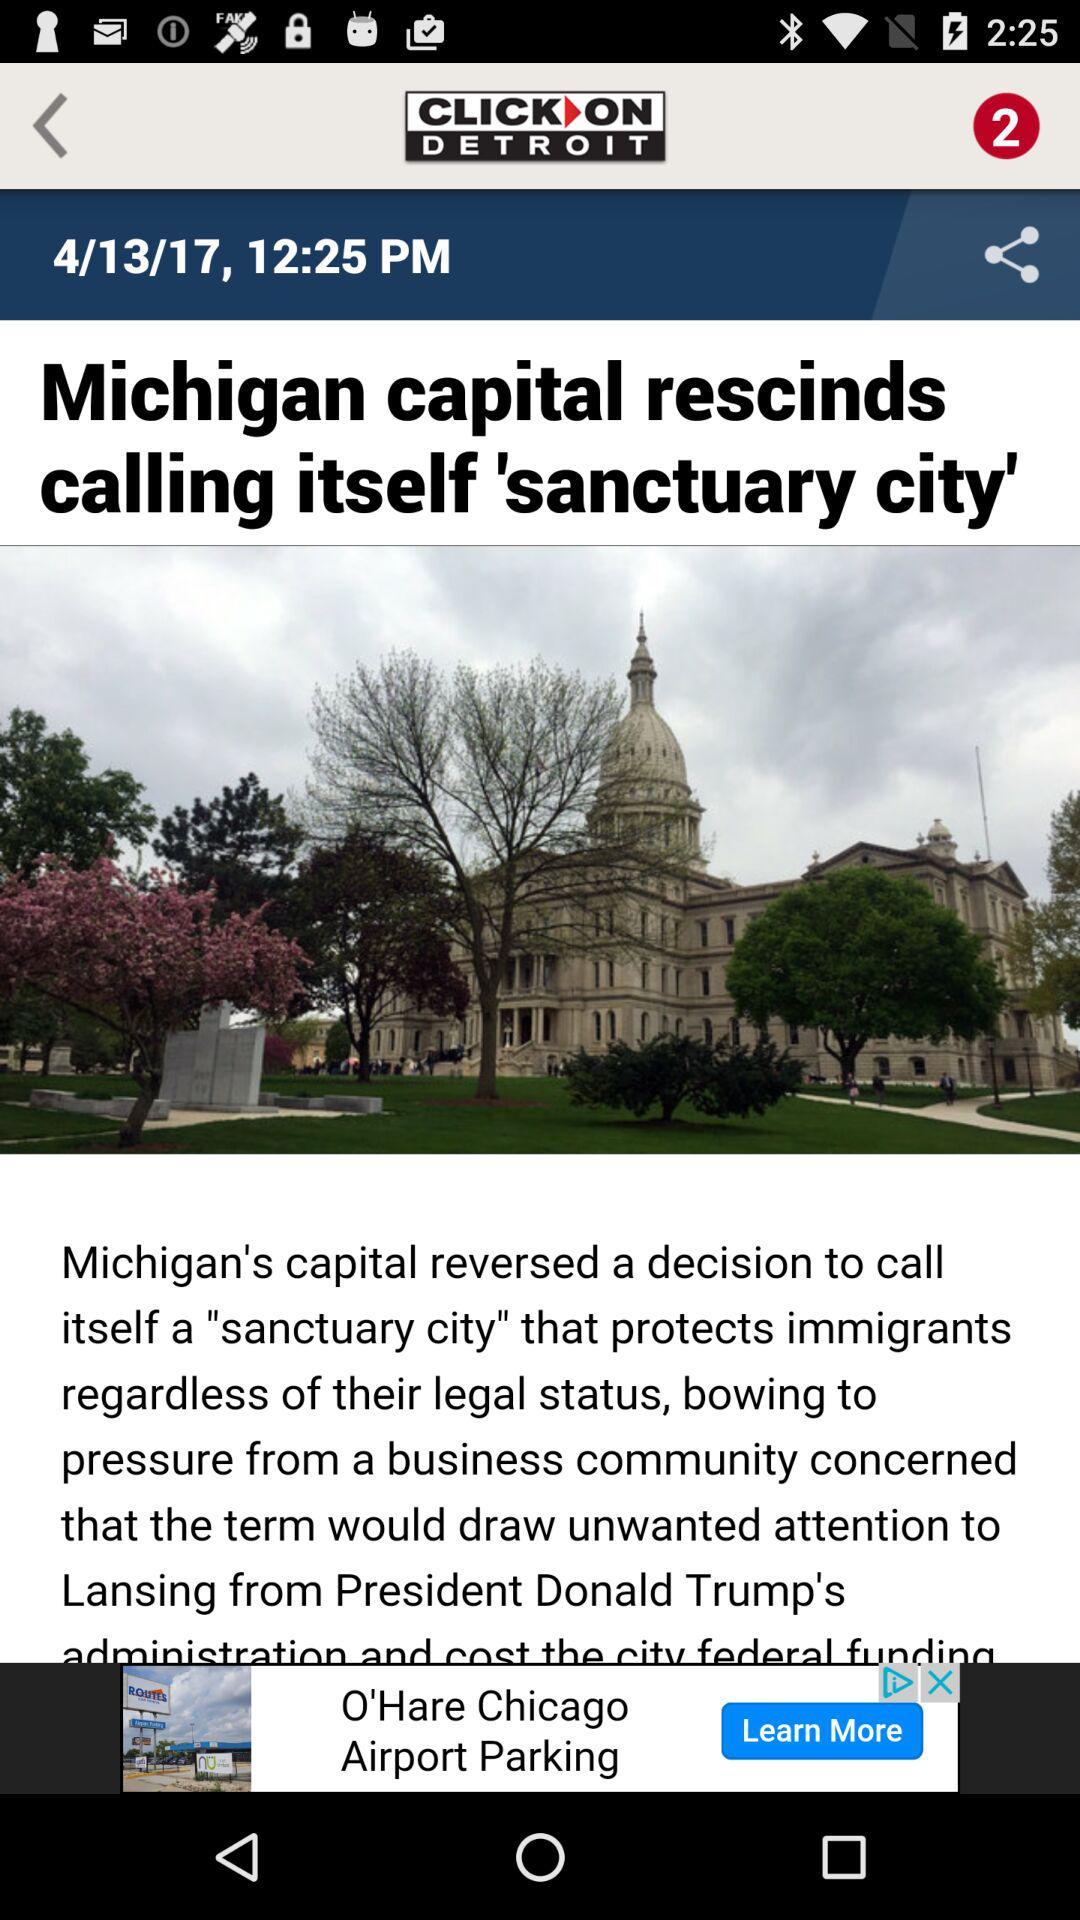  I want to click on advertisement, so click(540, 1727).